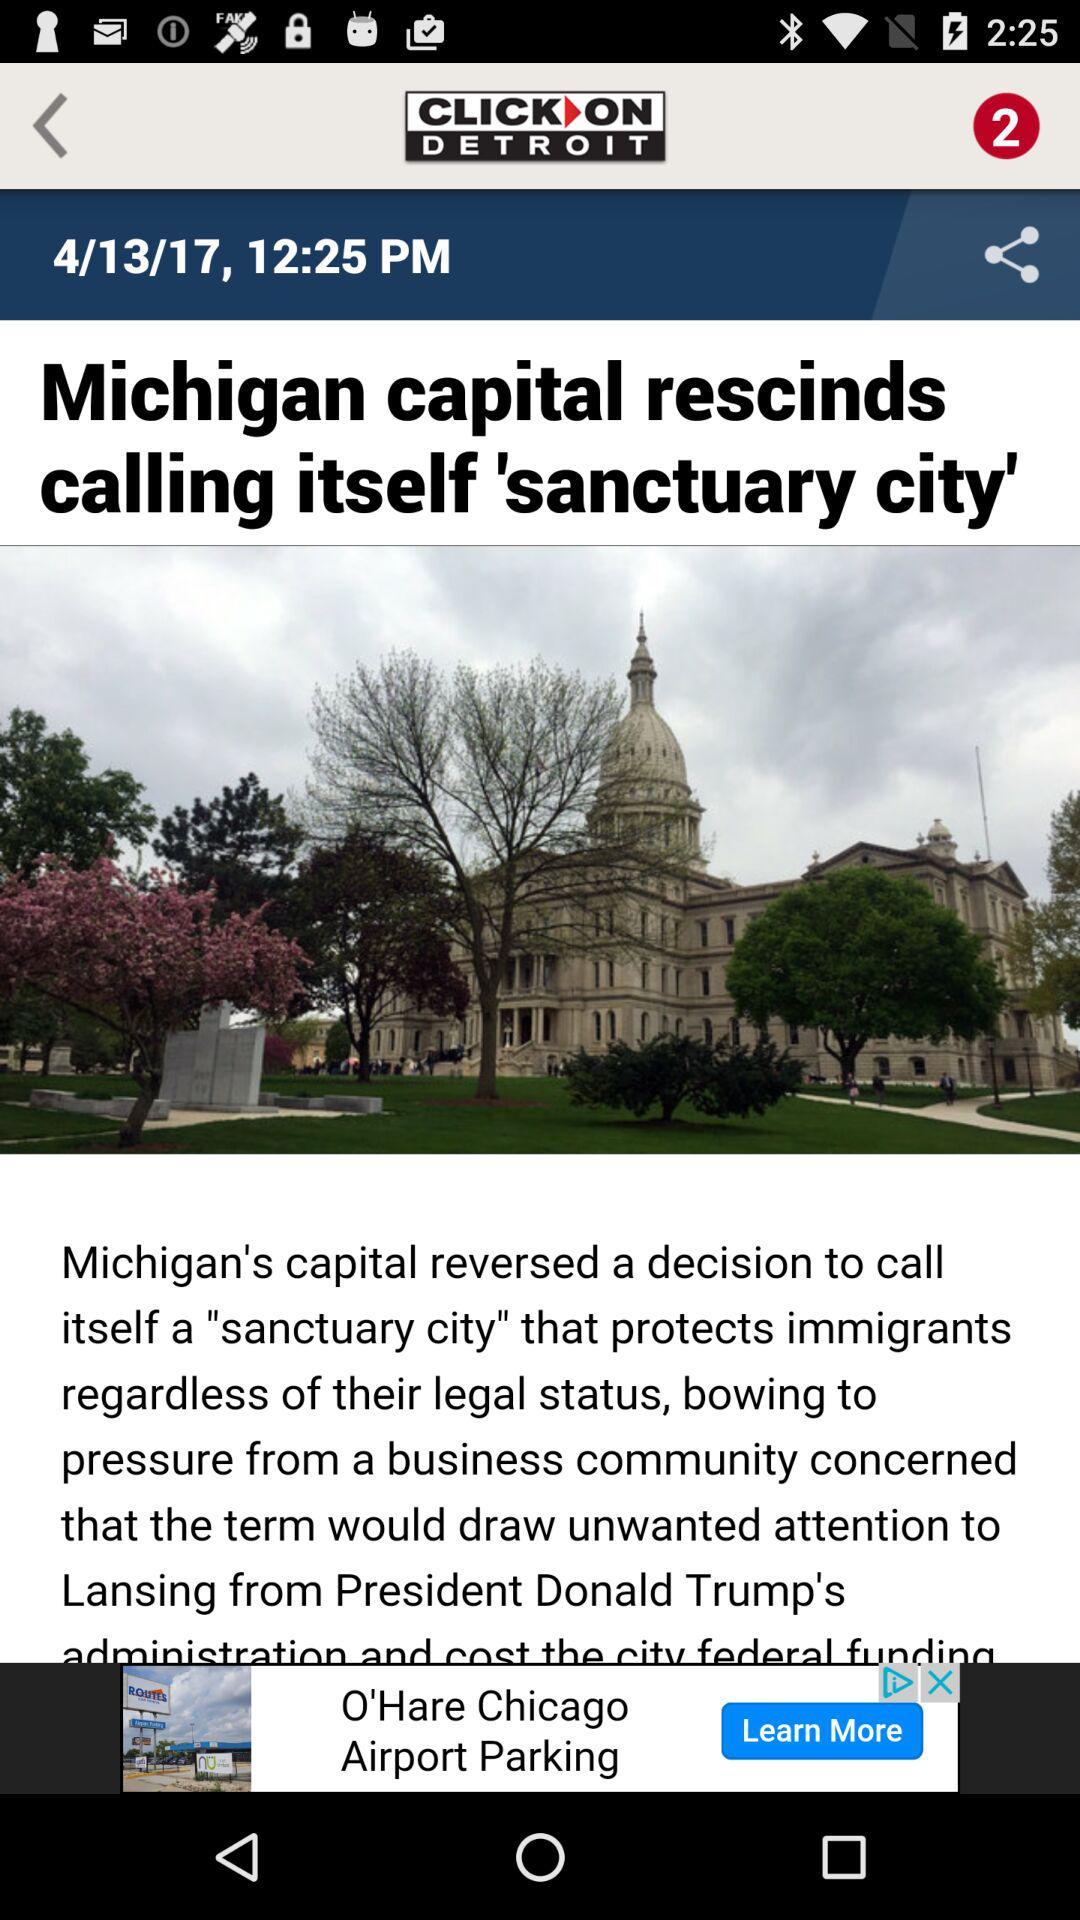  I want to click on advertisement, so click(540, 1727).